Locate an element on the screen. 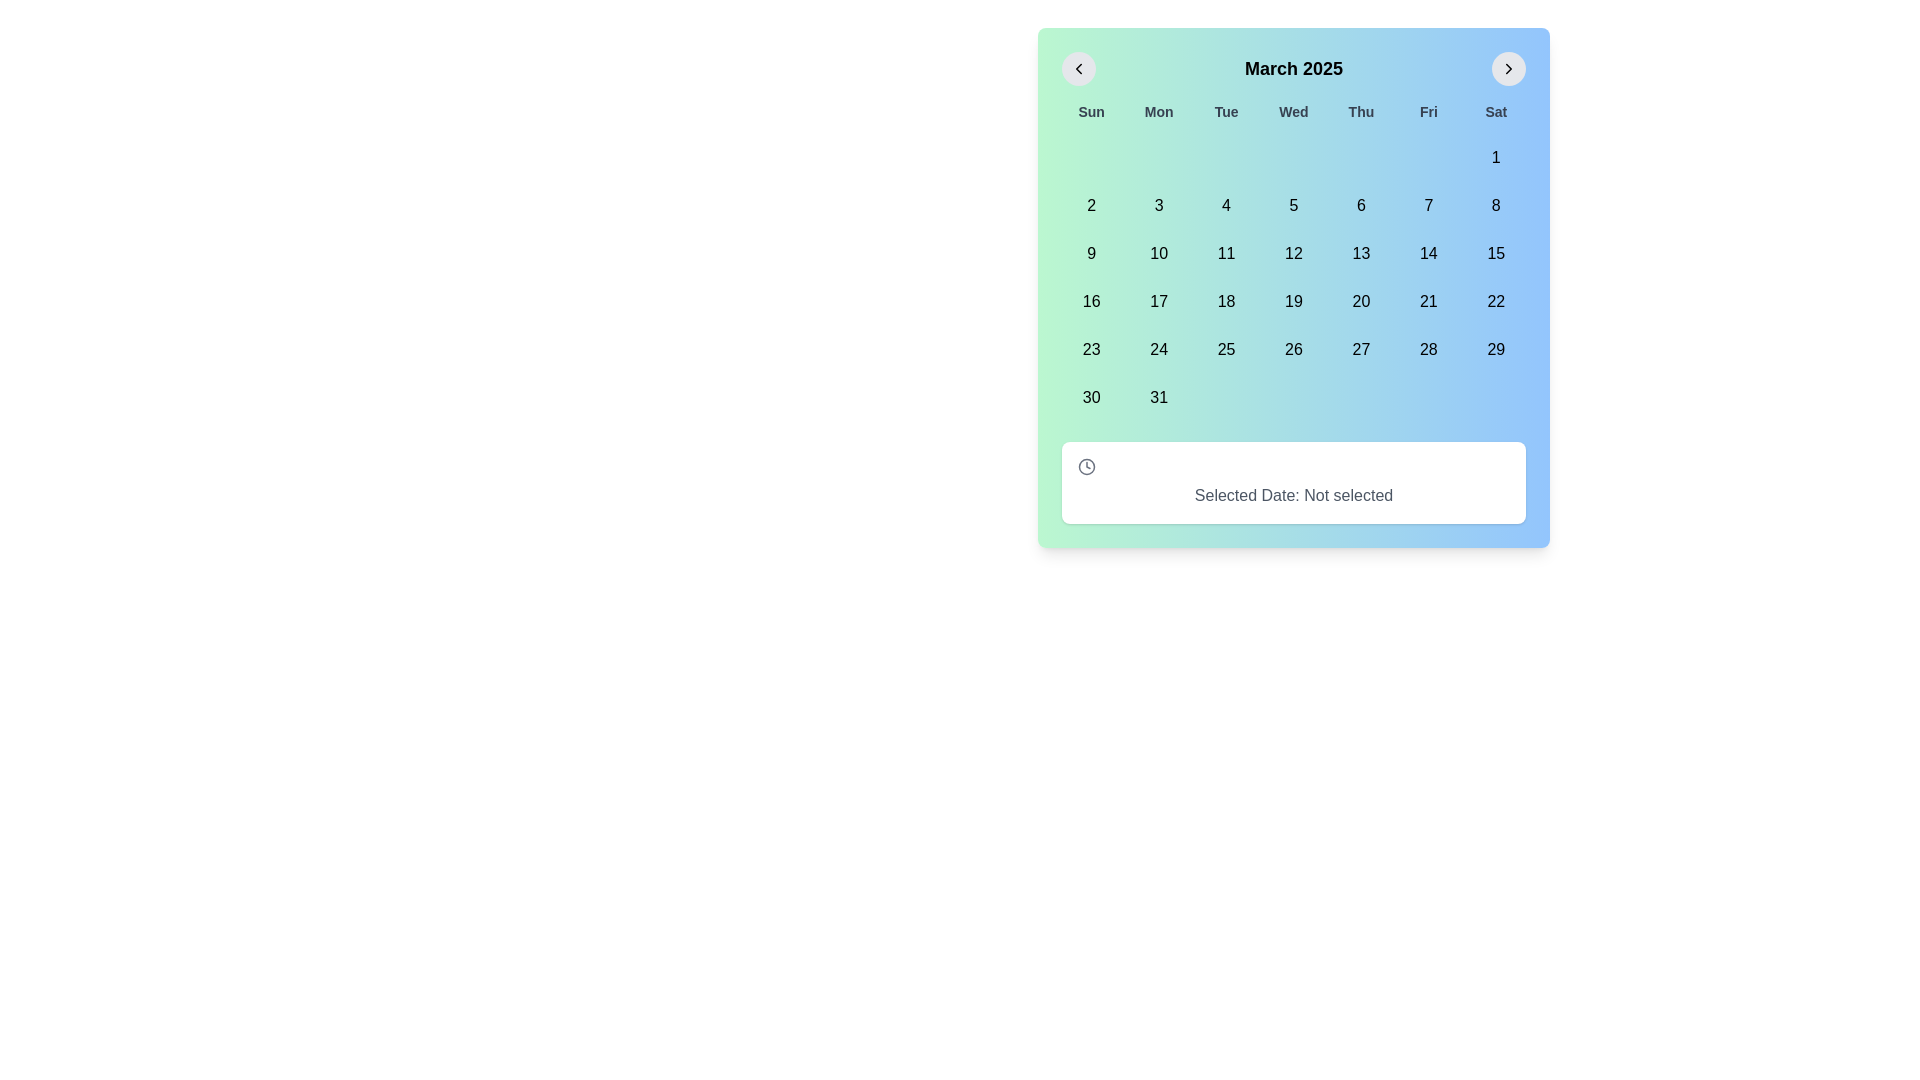 The image size is (1920, 1080). the date selector button located in the fourth row and first column of the calendar is located at coordinates (1090, 301).